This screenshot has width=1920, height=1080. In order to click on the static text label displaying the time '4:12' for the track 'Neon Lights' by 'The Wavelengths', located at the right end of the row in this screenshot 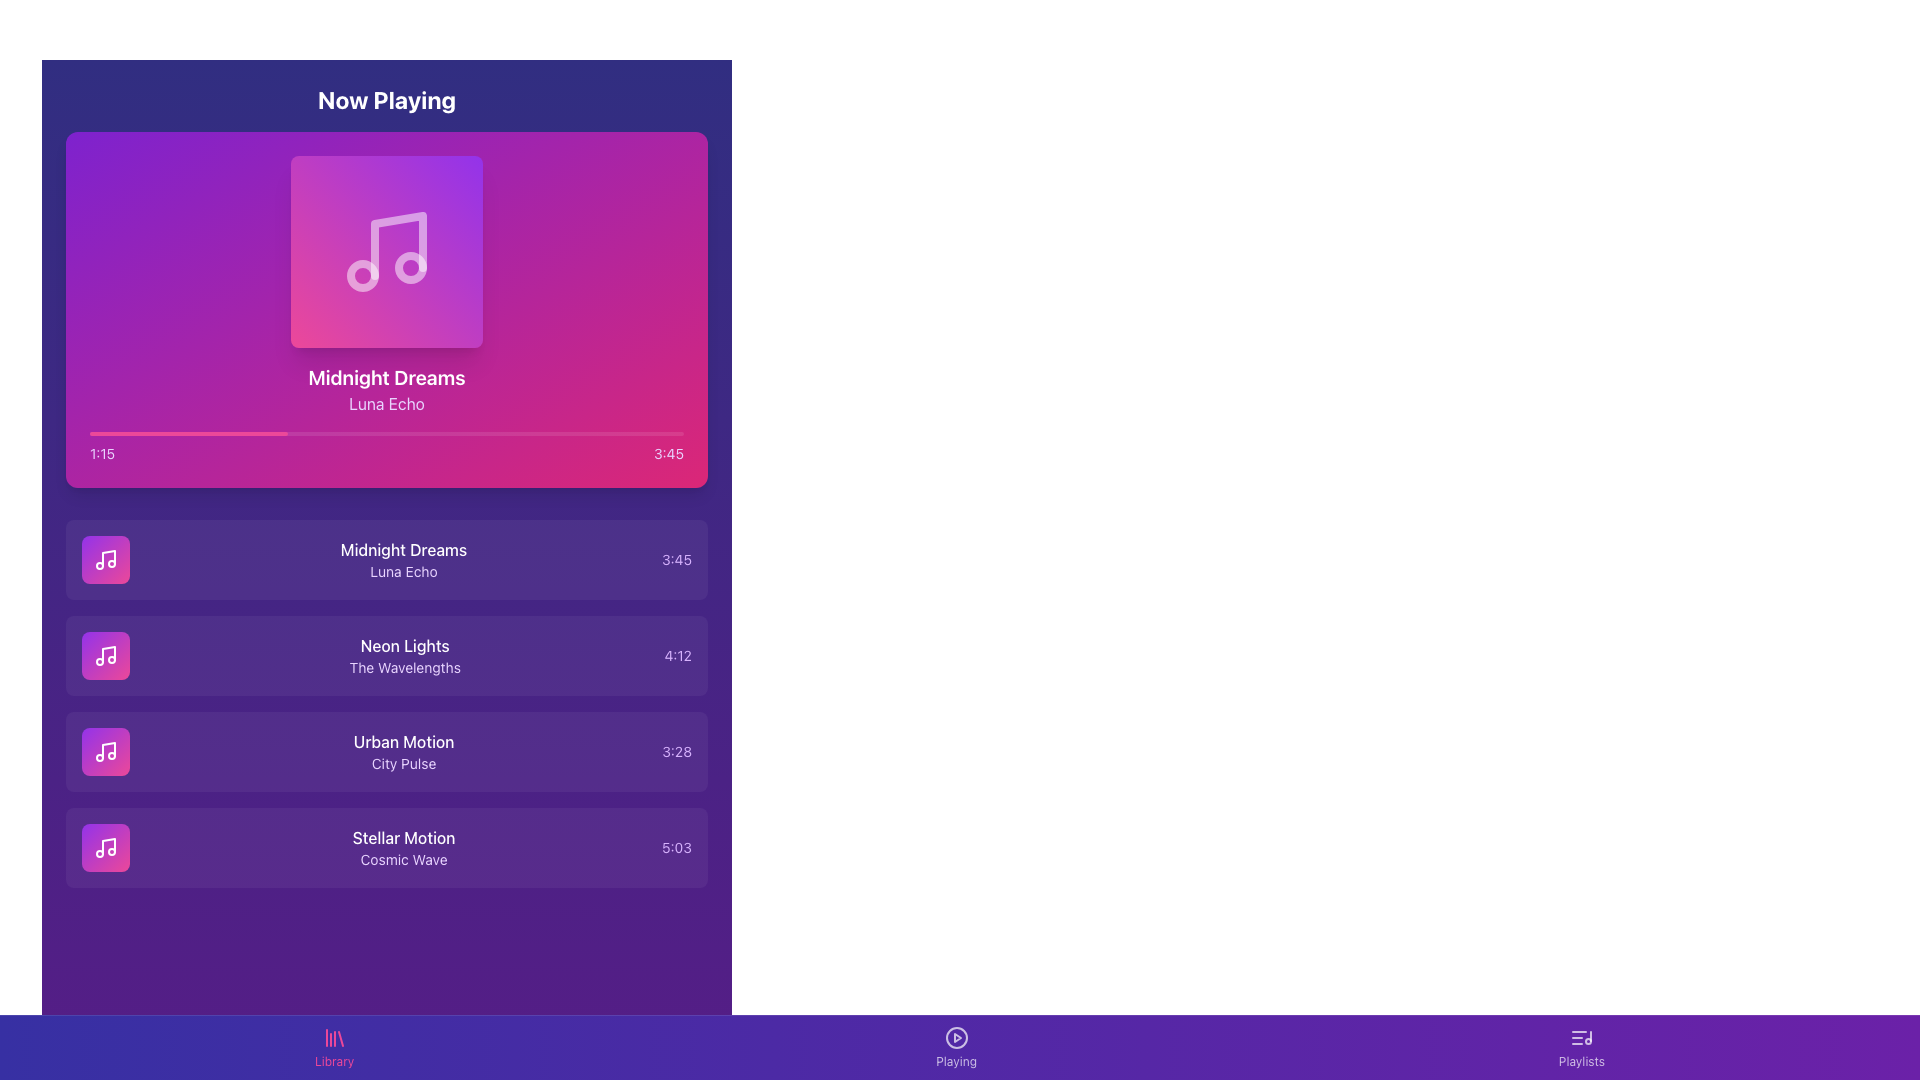, I will do `click(678, 655)`.